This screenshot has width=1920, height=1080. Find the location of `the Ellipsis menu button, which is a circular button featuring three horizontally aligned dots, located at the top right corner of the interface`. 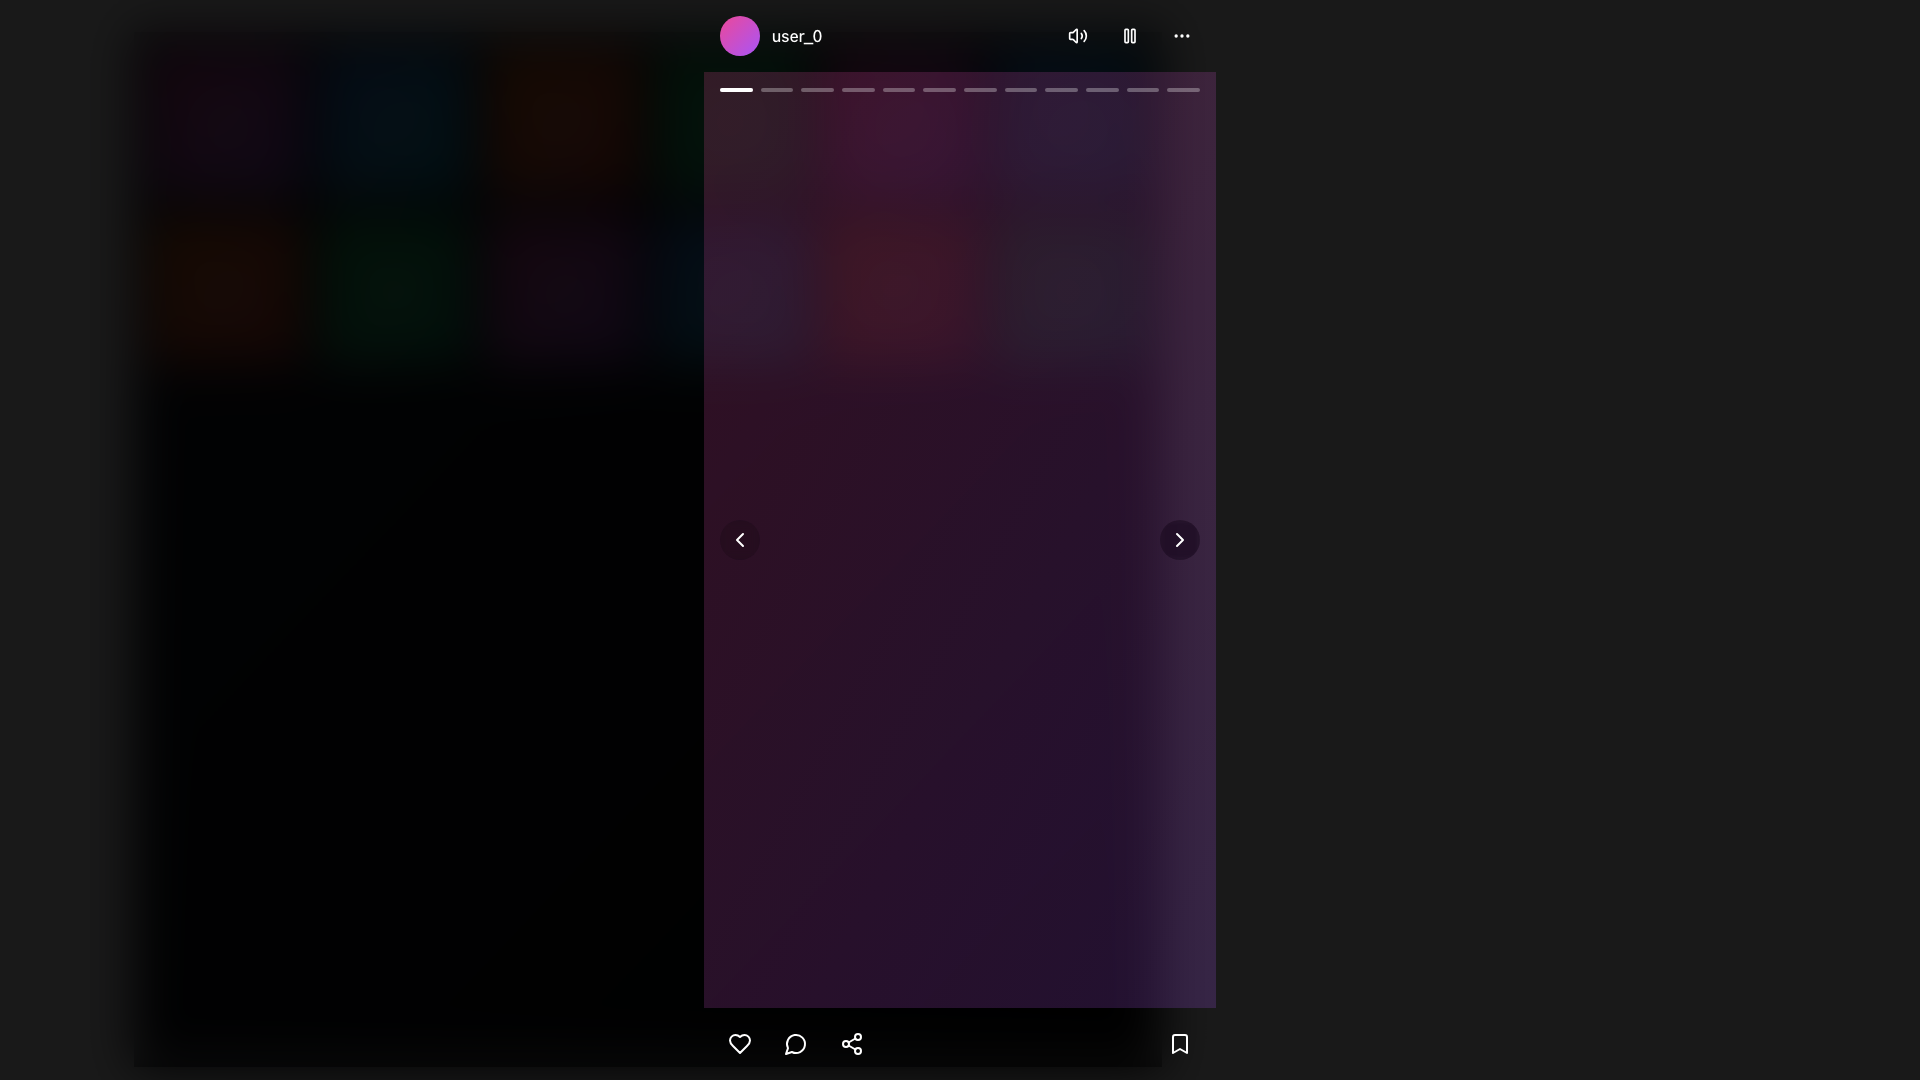

the Ellipsis menu button, which is a circular button featuring three horizontally aligned dots, located at the top right corner of the interface is located at coordinates (1181, 35).